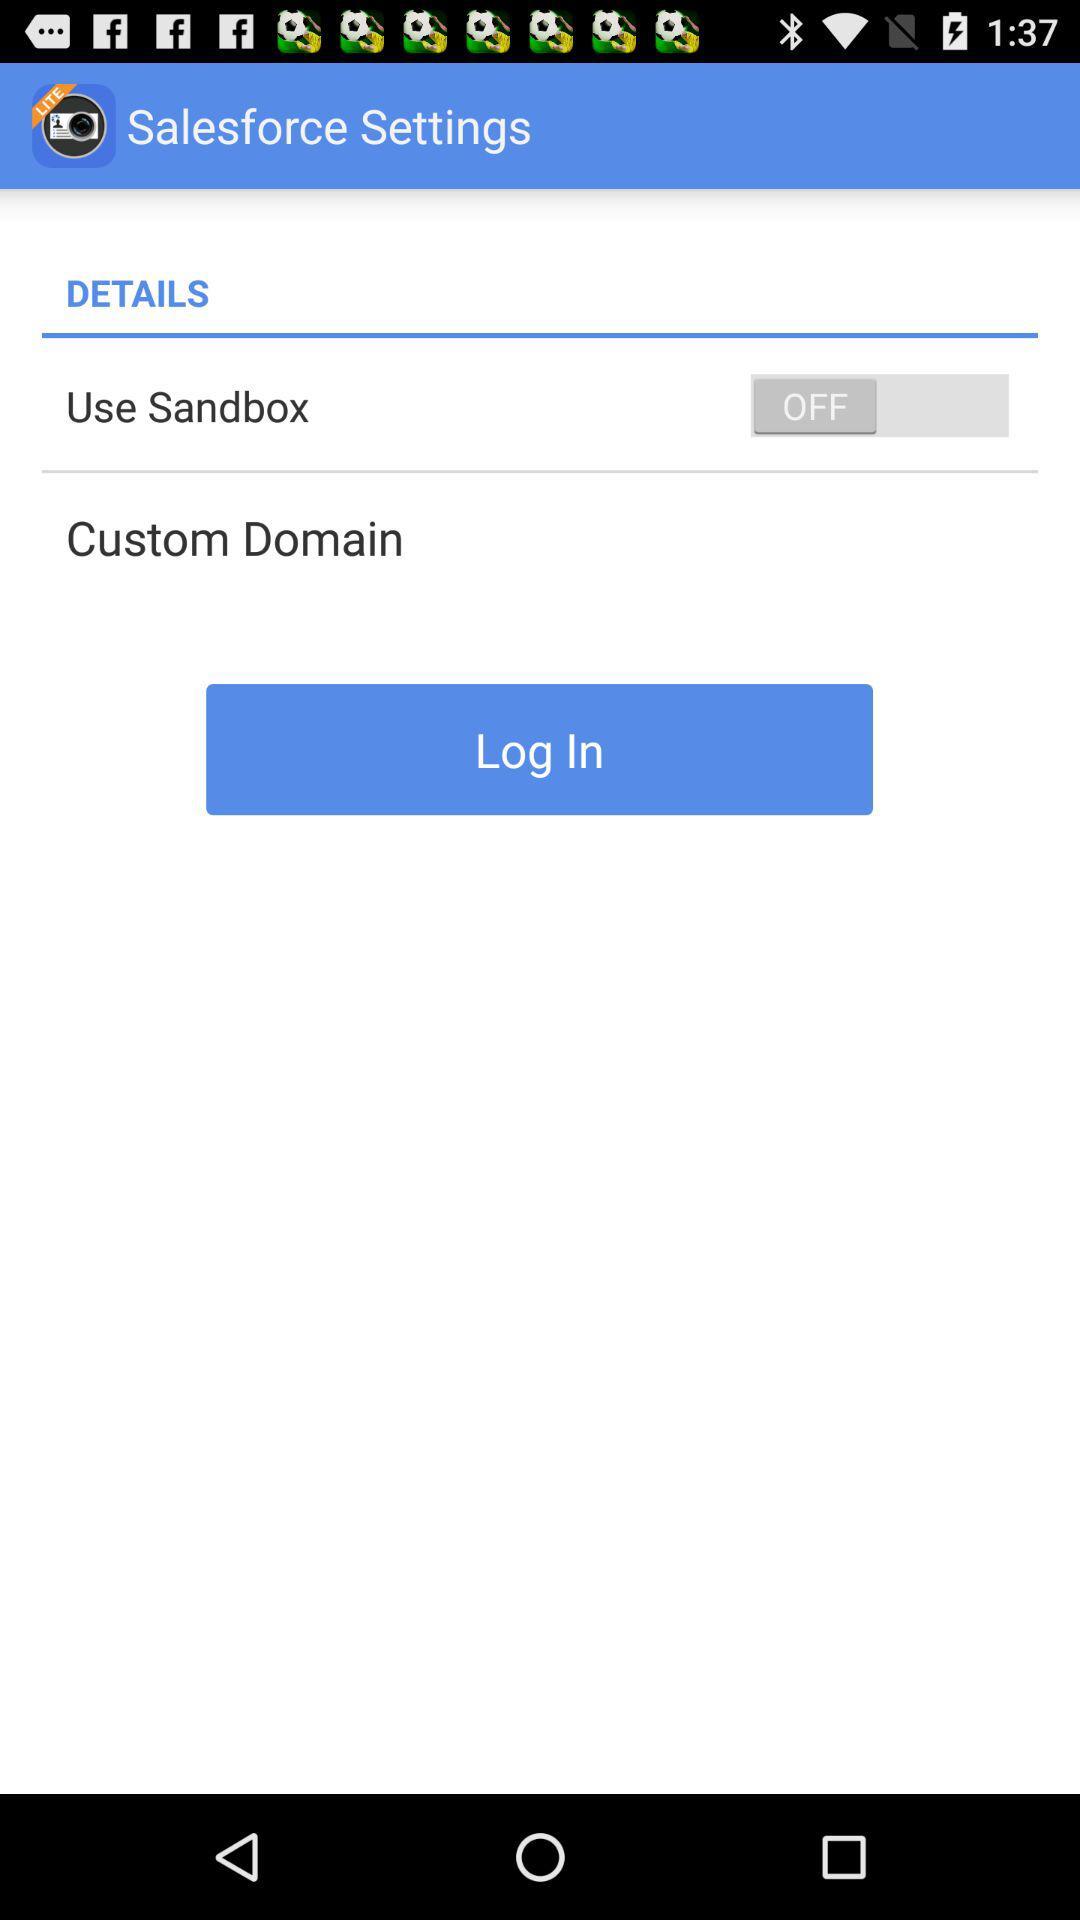 This screenshot has height=1920, width=1080. I want to click on the item at the center, so click(538, 748).